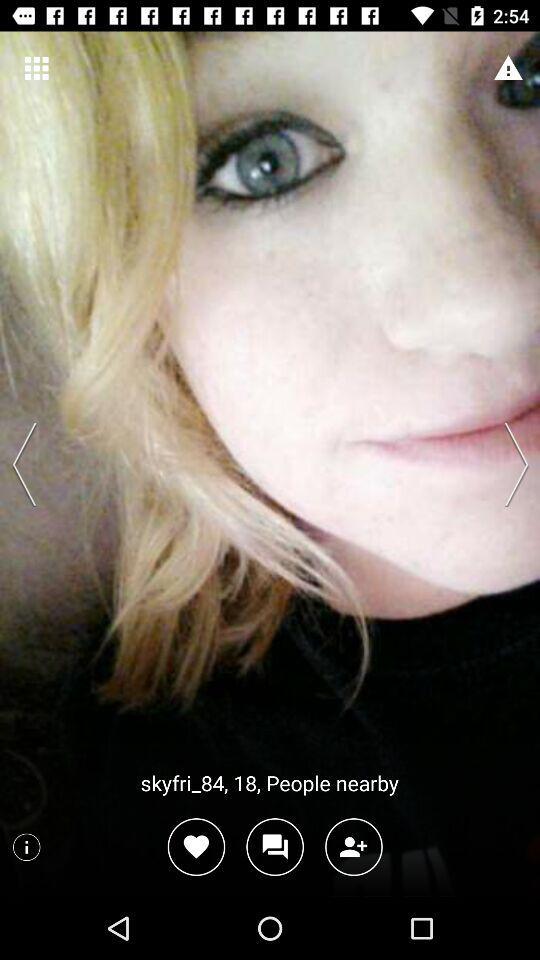 The height and width of the screenshot is (960, 540). What do you see at coordinates (25, 846) in the screenshot?
I see `the info icon` at bounding box center [25, 846].